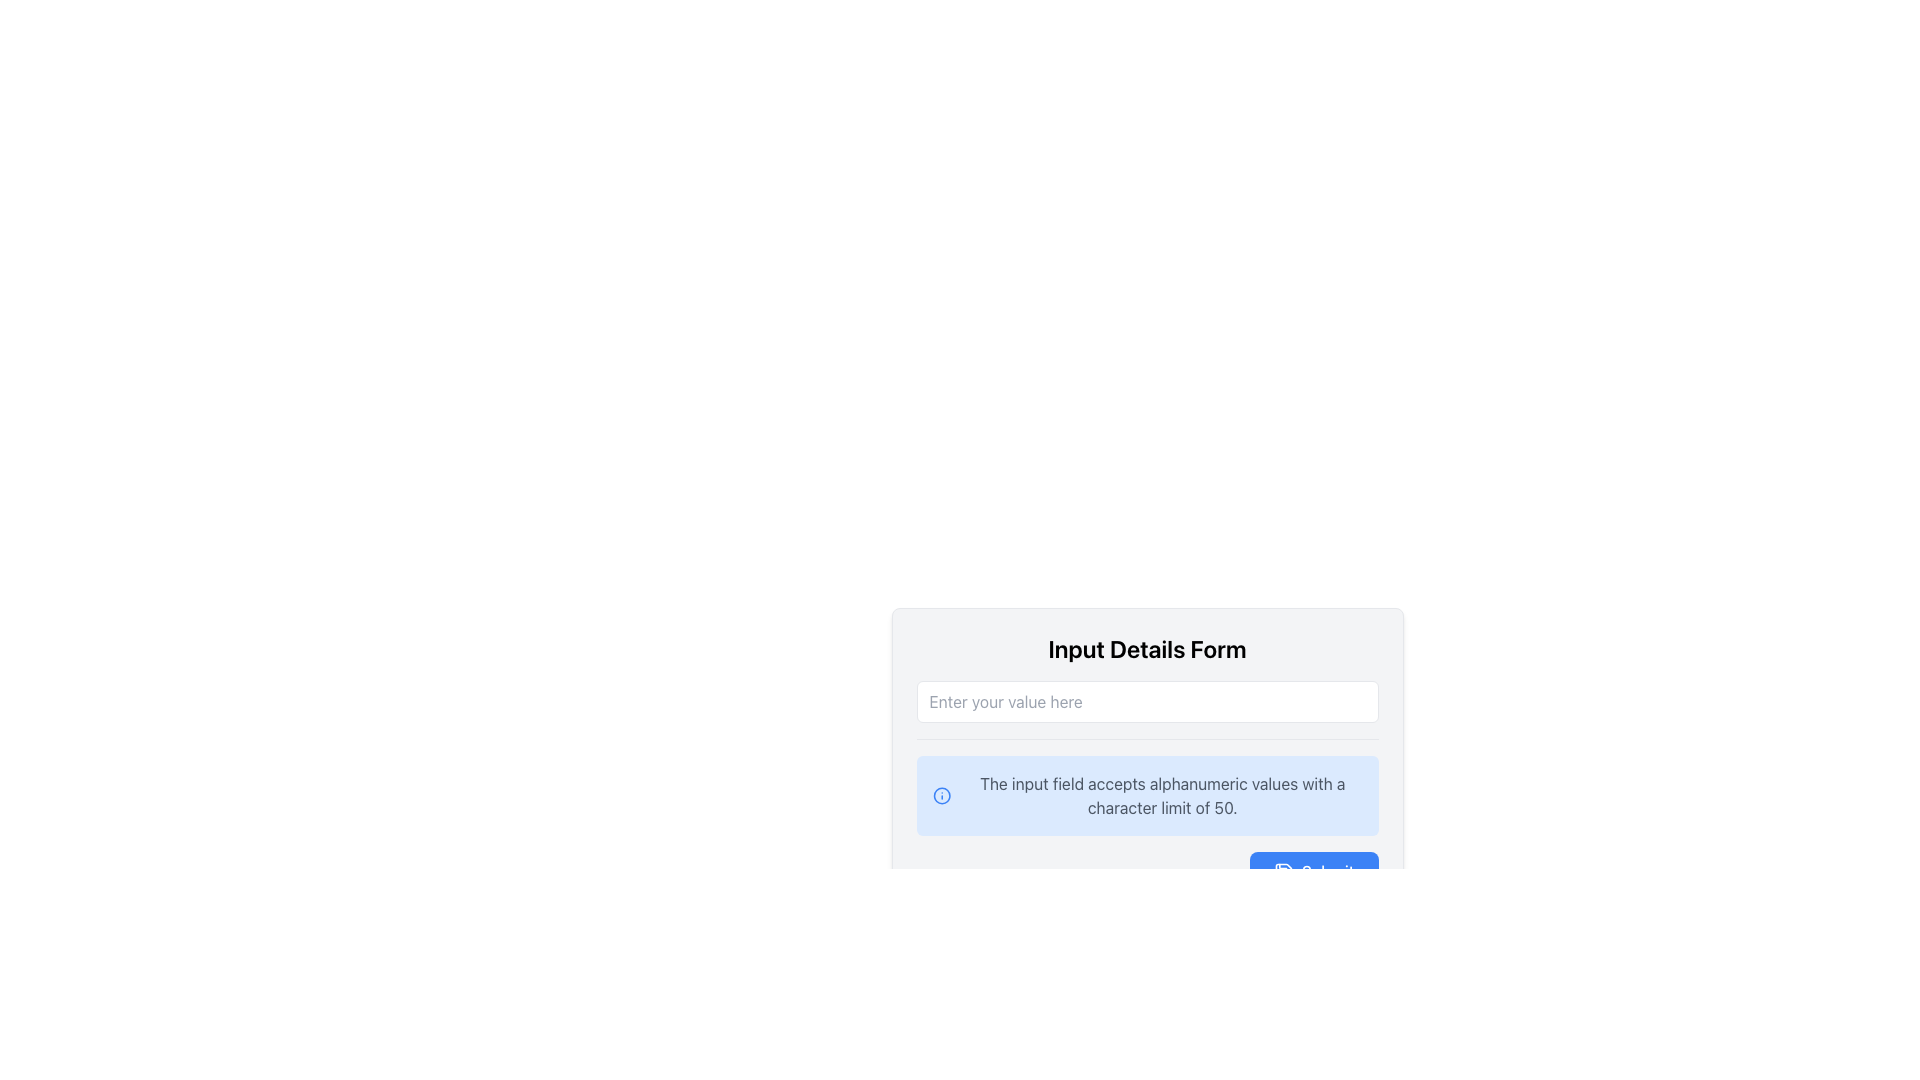 This screenshot has height=1080, width=1920. What do you see at coordinates (1162, 794) in the screenshot?
I see `text block that contains the message 'The input field accepts alphanumeric values with a character limit of 50.', styled with gray font on a light blue background` at bounding box center [1162, 794].